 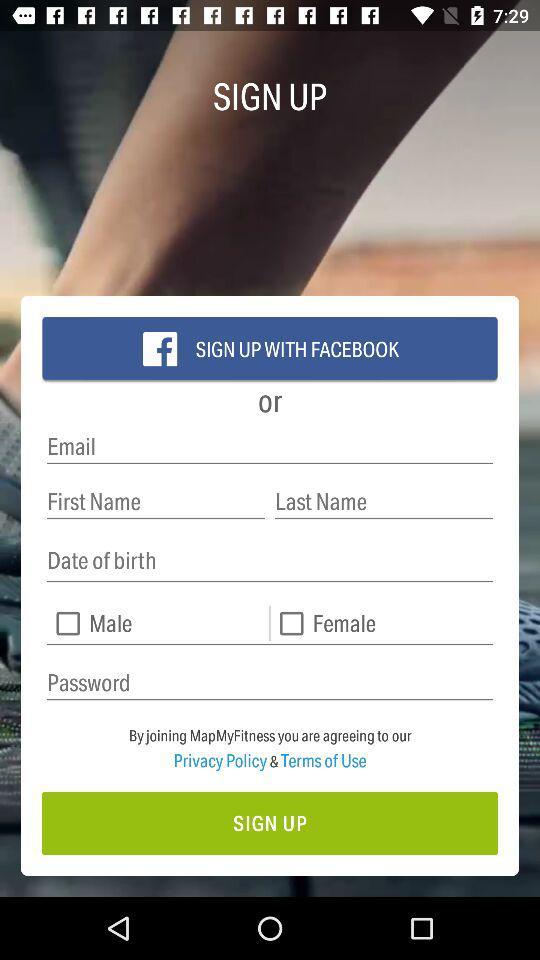 I want to click on last name option, so click(x=383, y=500).